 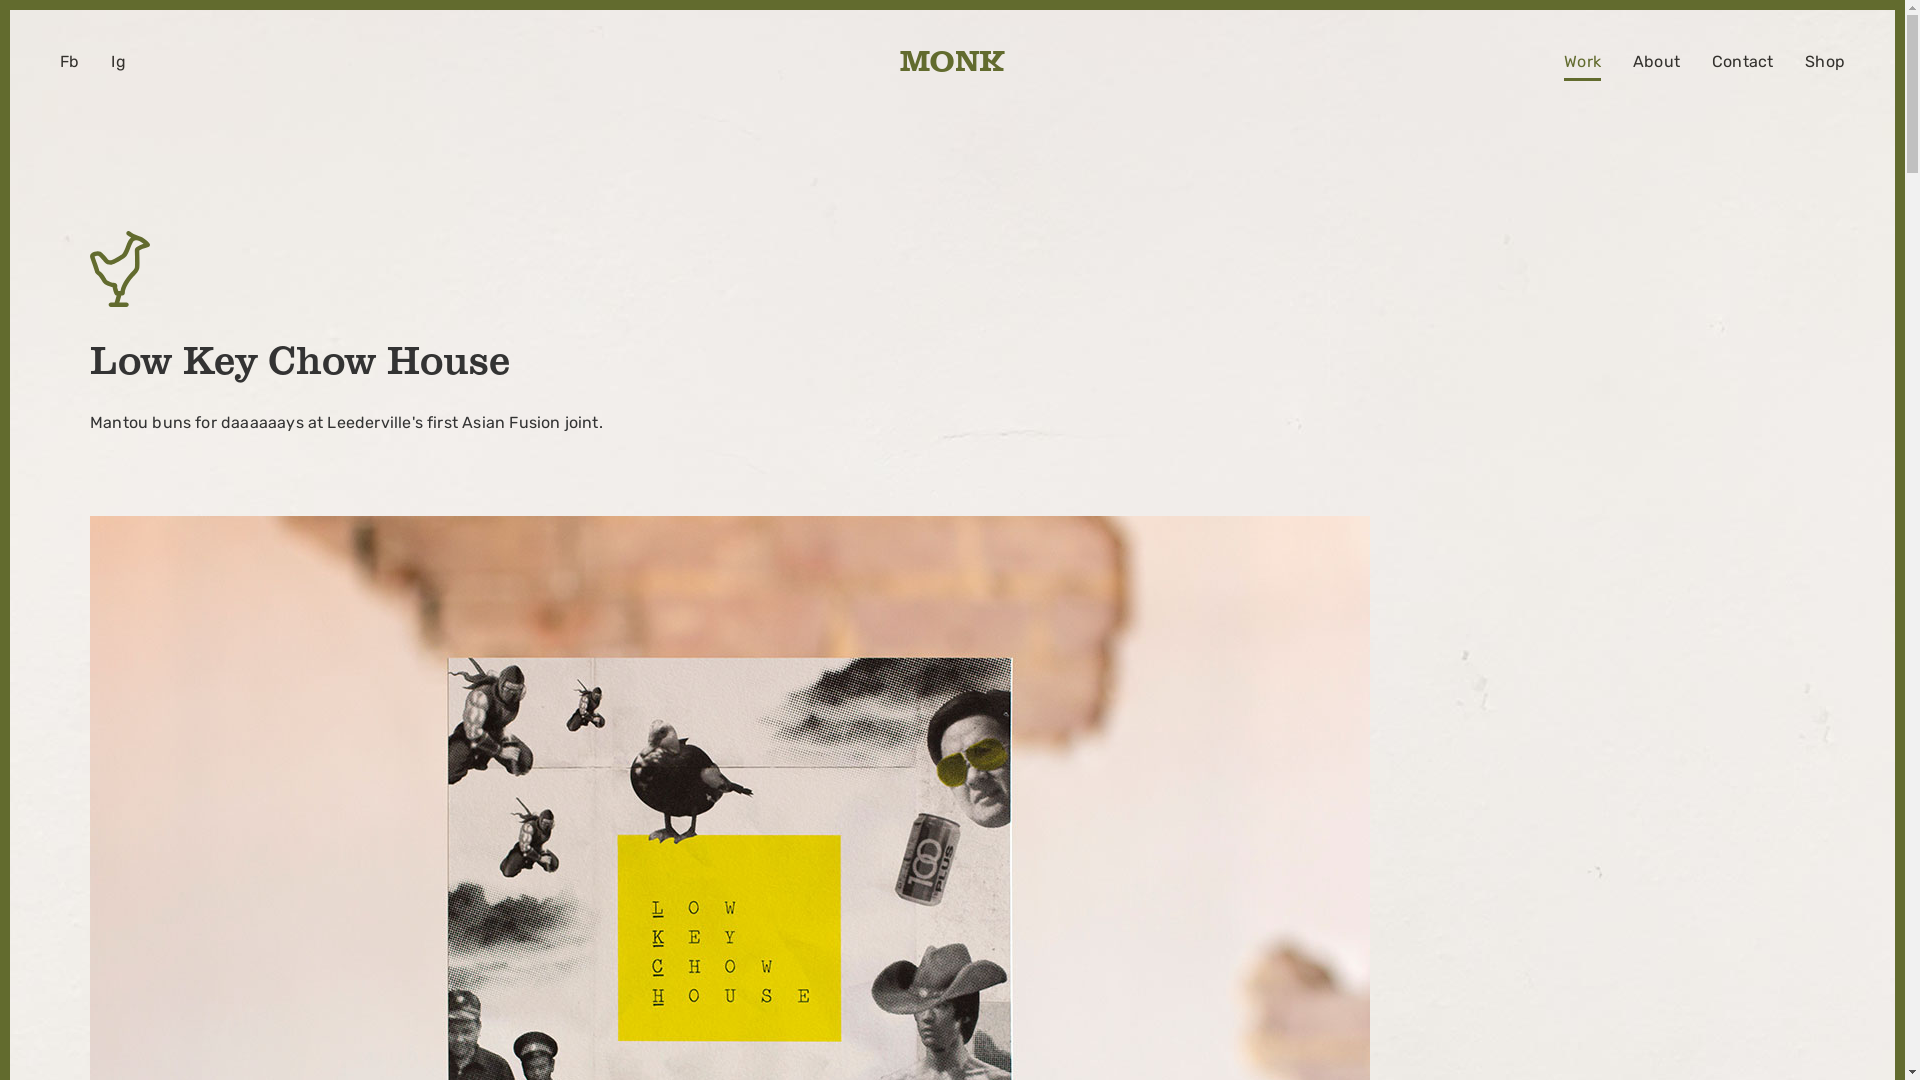 What do you see at coordinates (1741, 64) in the screenshot?
I see `'Contact'` at bounding box center [1741, 64].